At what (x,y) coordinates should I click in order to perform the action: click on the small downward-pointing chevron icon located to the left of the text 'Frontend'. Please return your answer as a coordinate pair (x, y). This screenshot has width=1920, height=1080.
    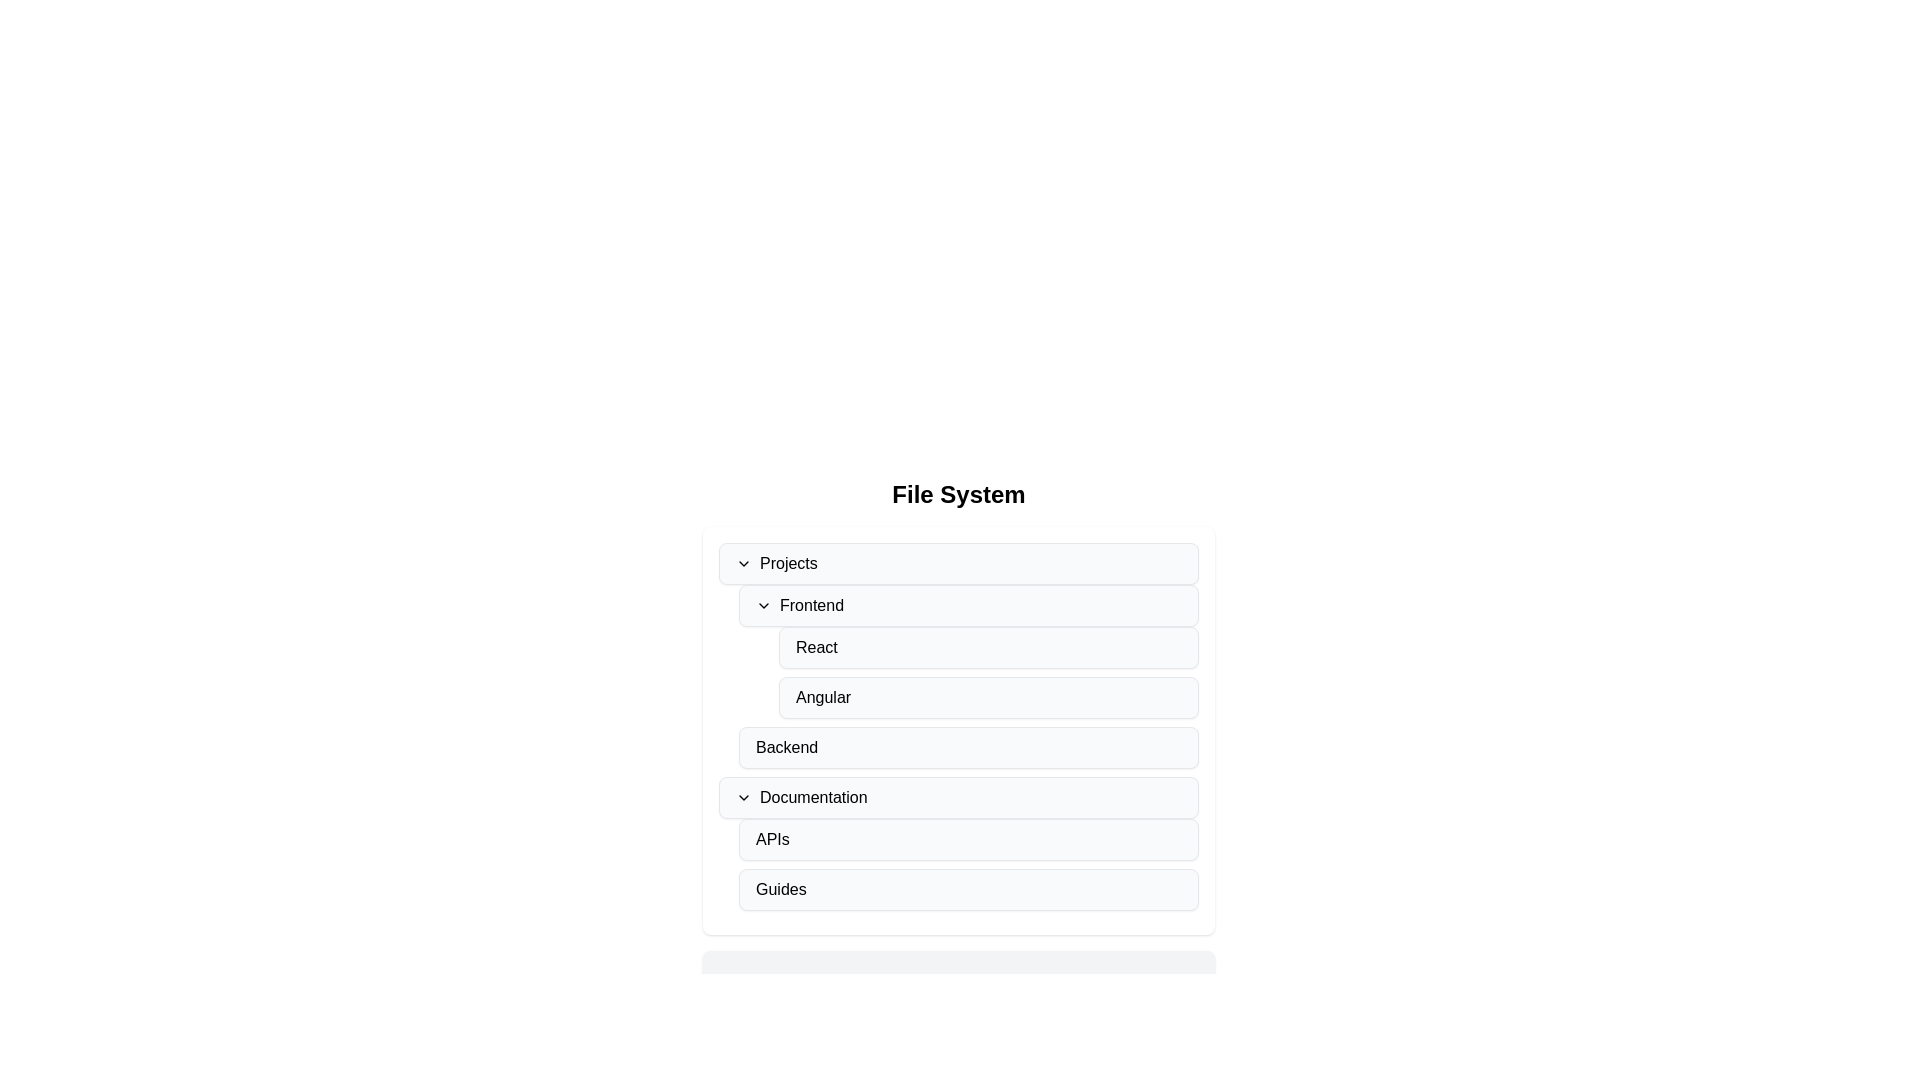
    Looking at the image, I should click on (762, 604).